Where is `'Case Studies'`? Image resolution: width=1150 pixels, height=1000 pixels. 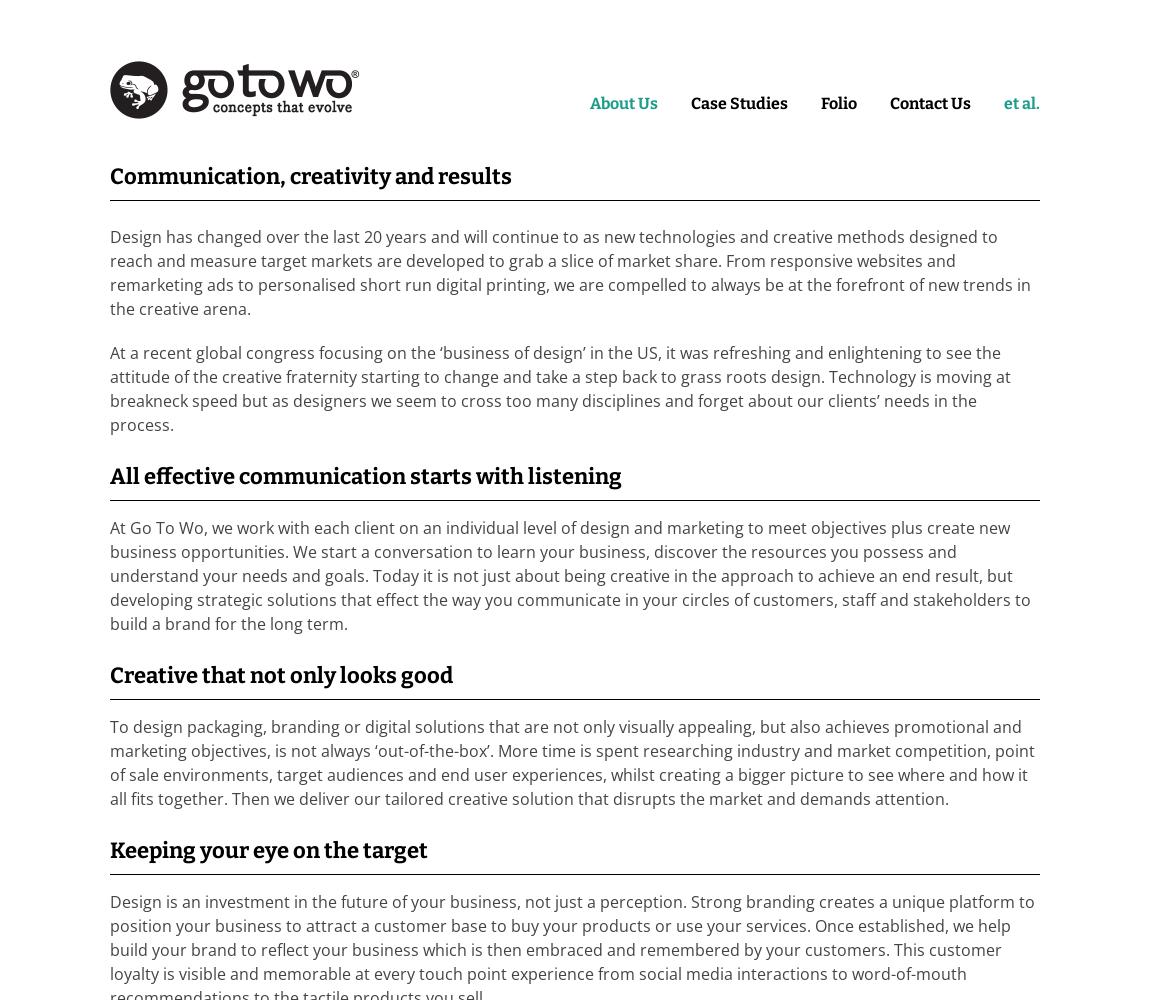 'Case Studies' is located at coordinates (738, 102).